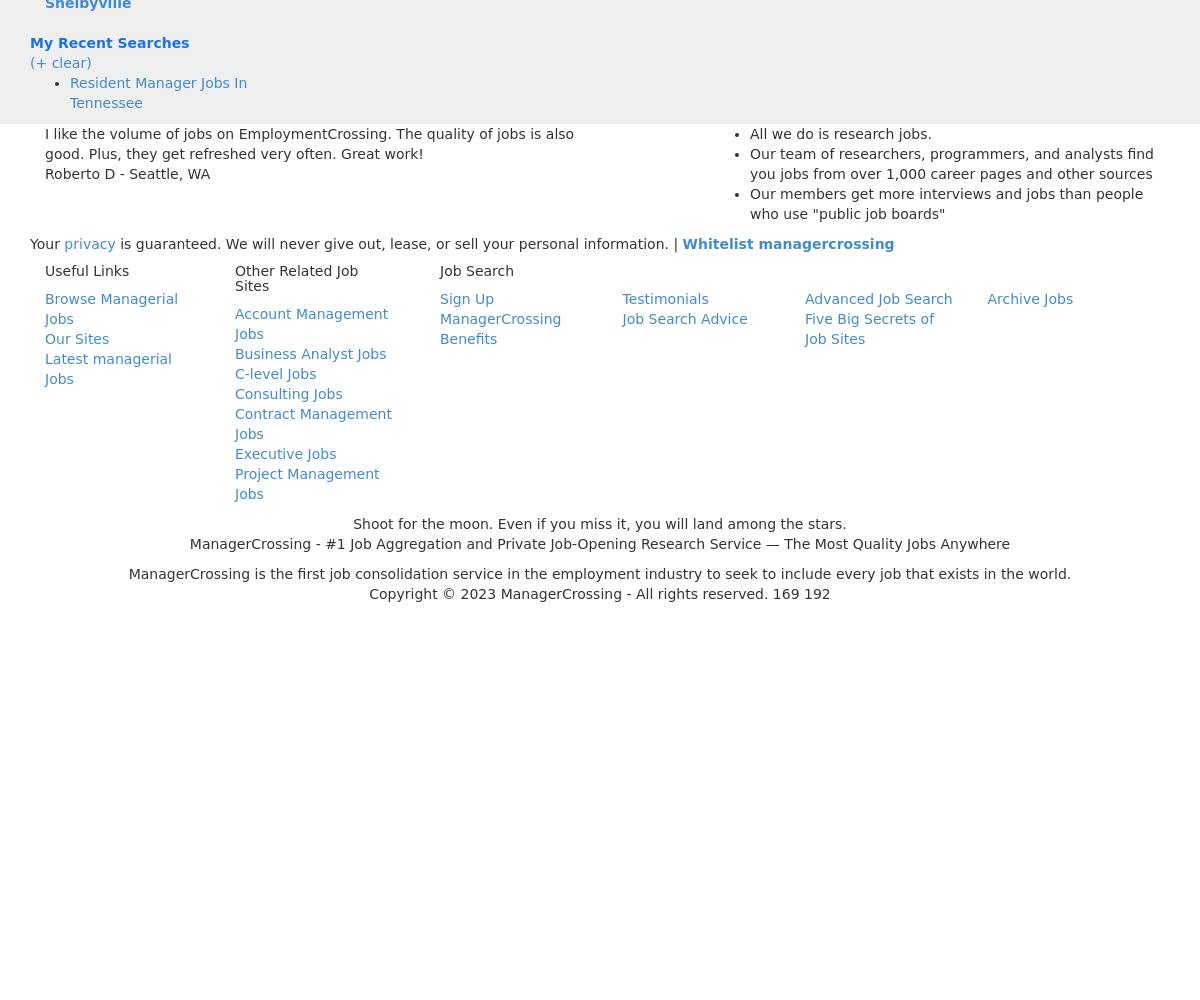 The height and width of the screenshot is (1000, 1200). Describe the element at coordinates (598, 524) in the screenshot. I see `'Shoot for the moon. Even if you miss it, you will land among the stars.'` at that location.